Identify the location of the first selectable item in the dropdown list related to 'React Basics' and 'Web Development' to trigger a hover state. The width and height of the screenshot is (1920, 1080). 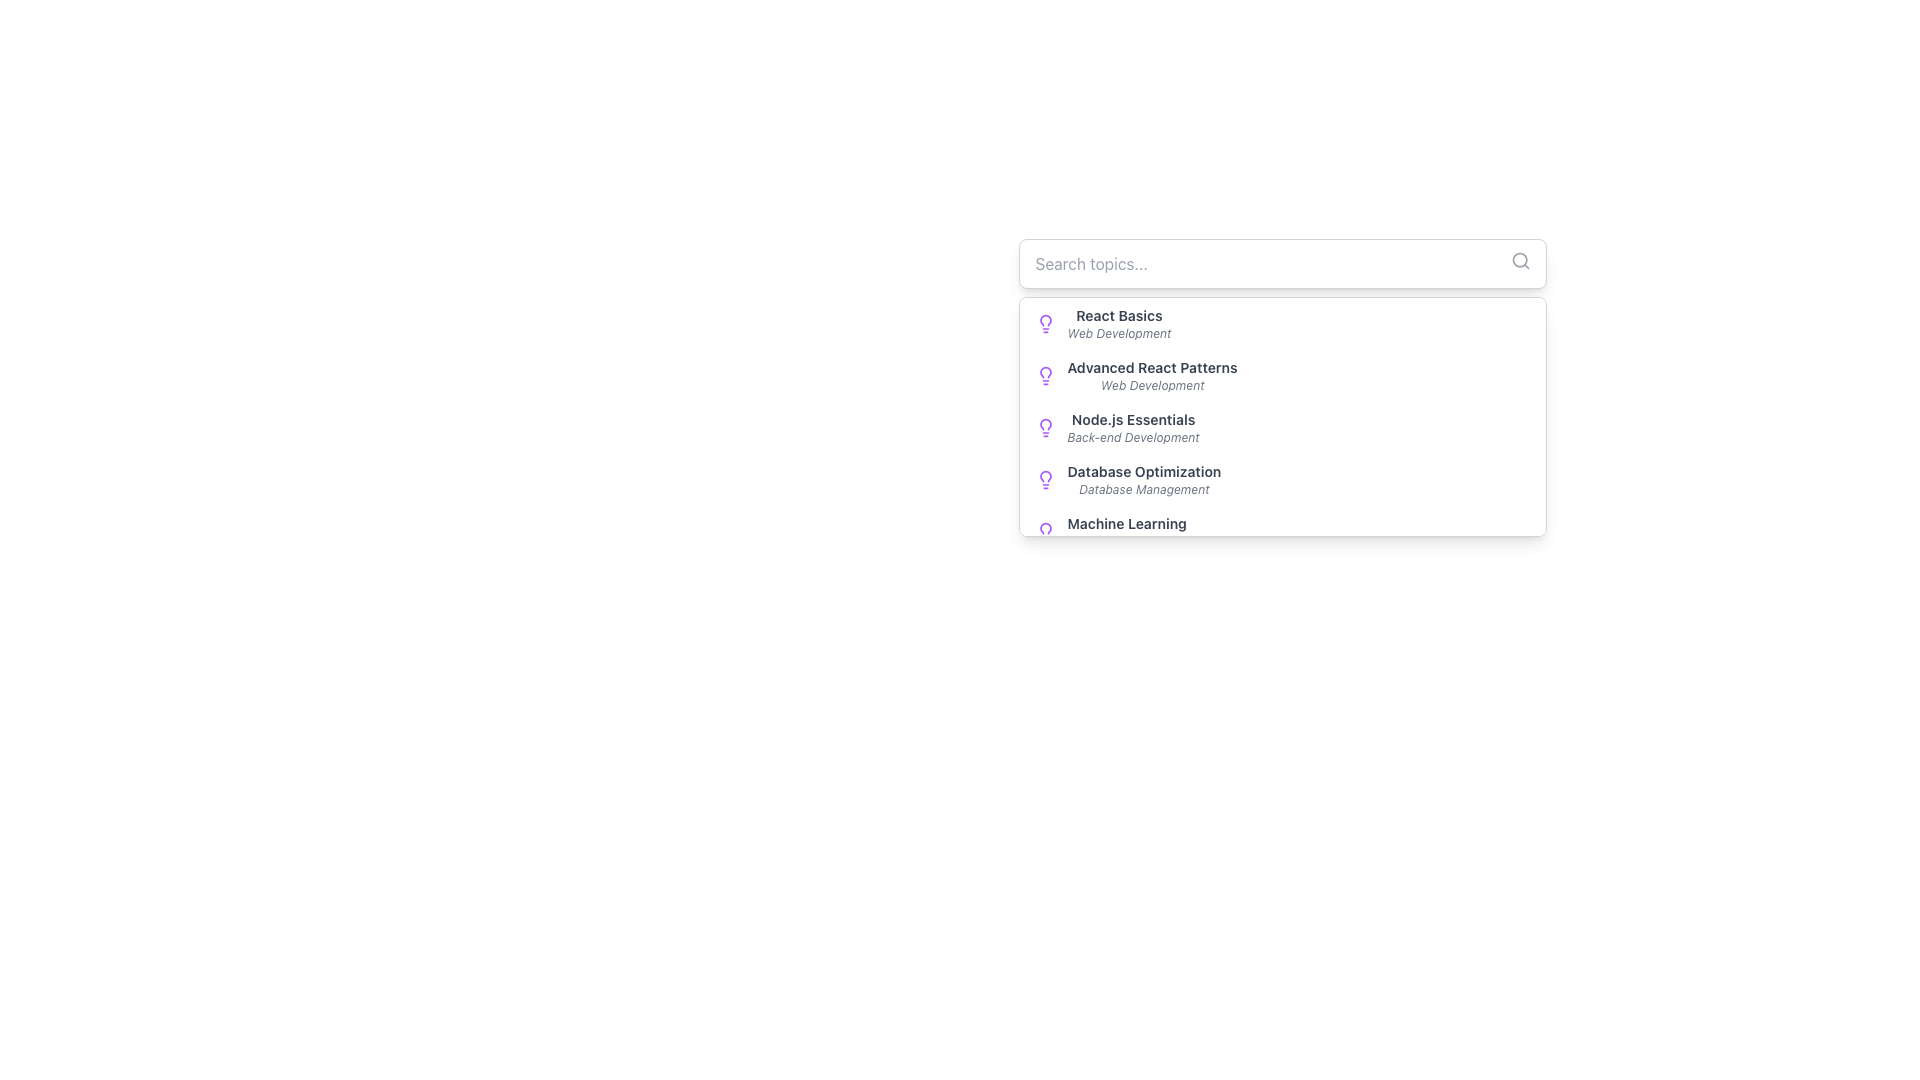
(1282, 323).